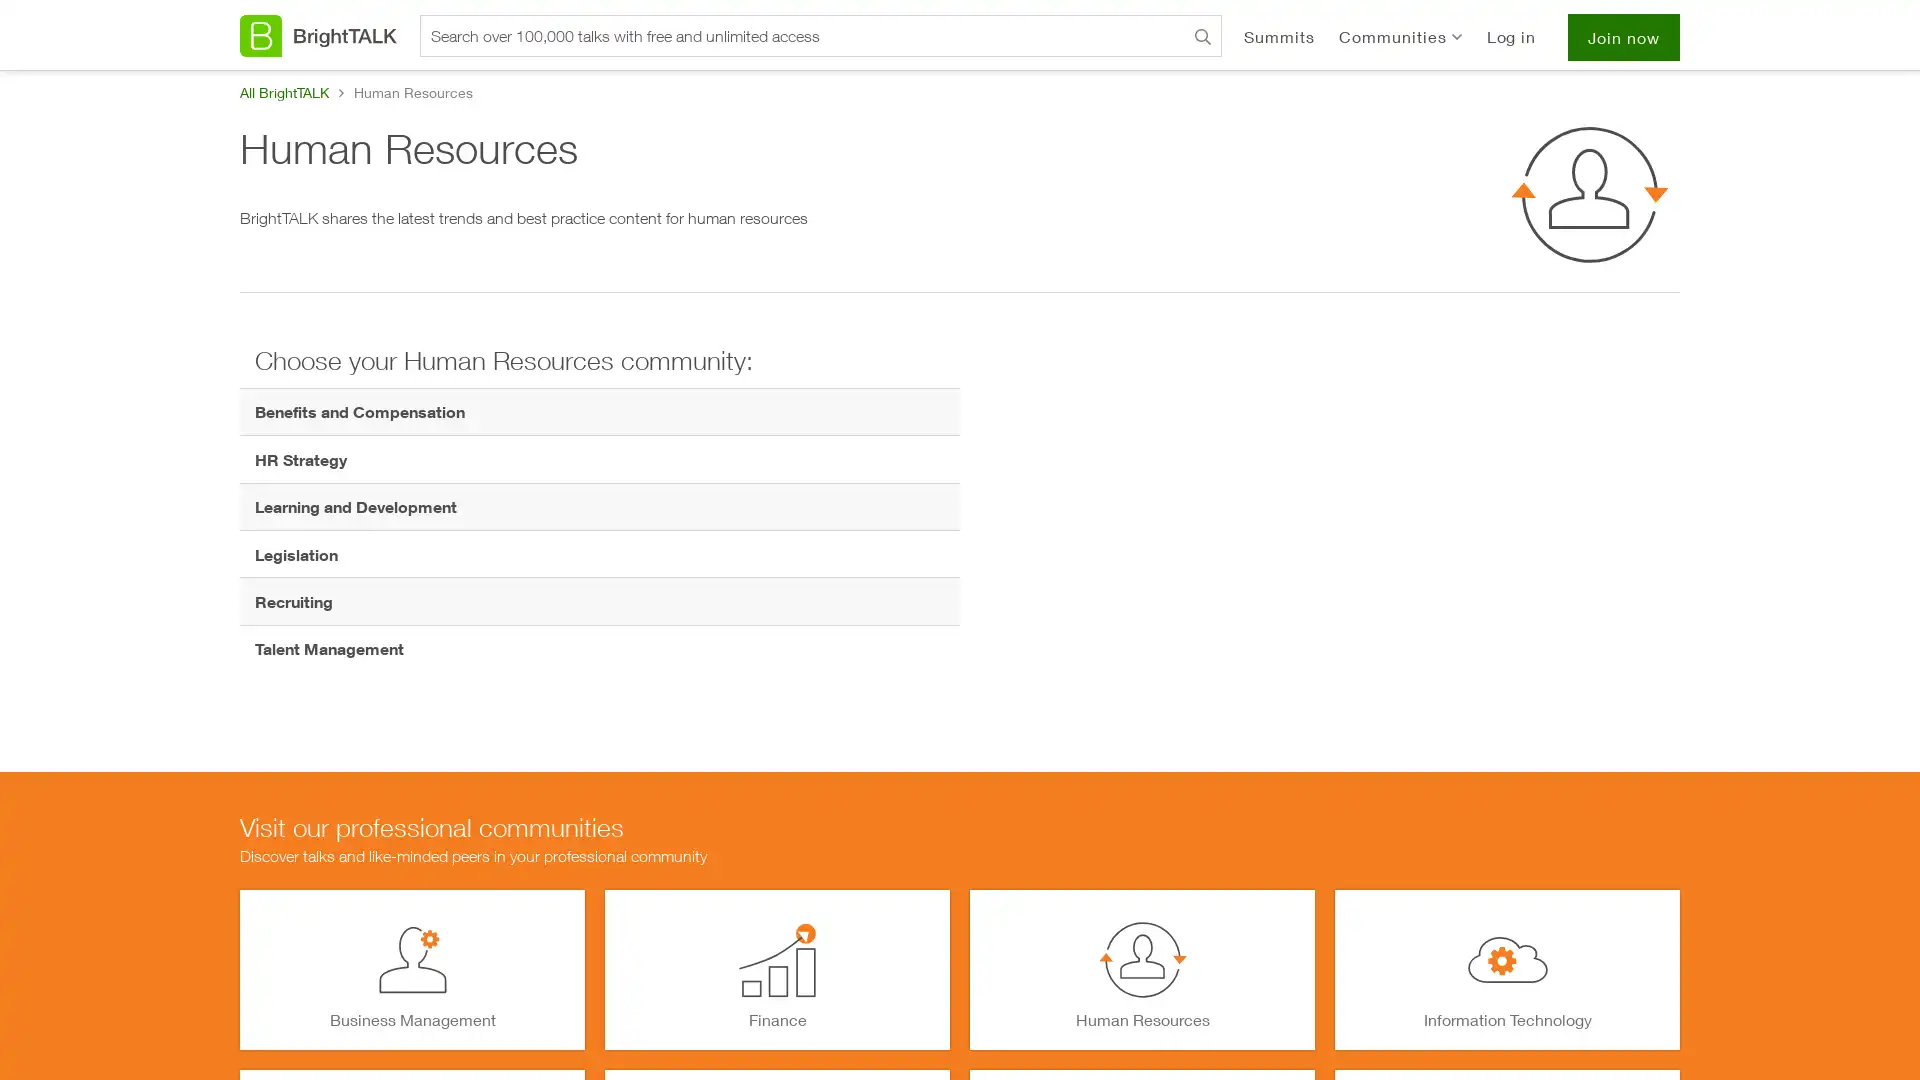 This screenshot has width=1920, height=1080. What do you see at coordinates (1202, 38) in the screenshot?
I see `Search BrightTALK` at bounding box center [1202, 38].